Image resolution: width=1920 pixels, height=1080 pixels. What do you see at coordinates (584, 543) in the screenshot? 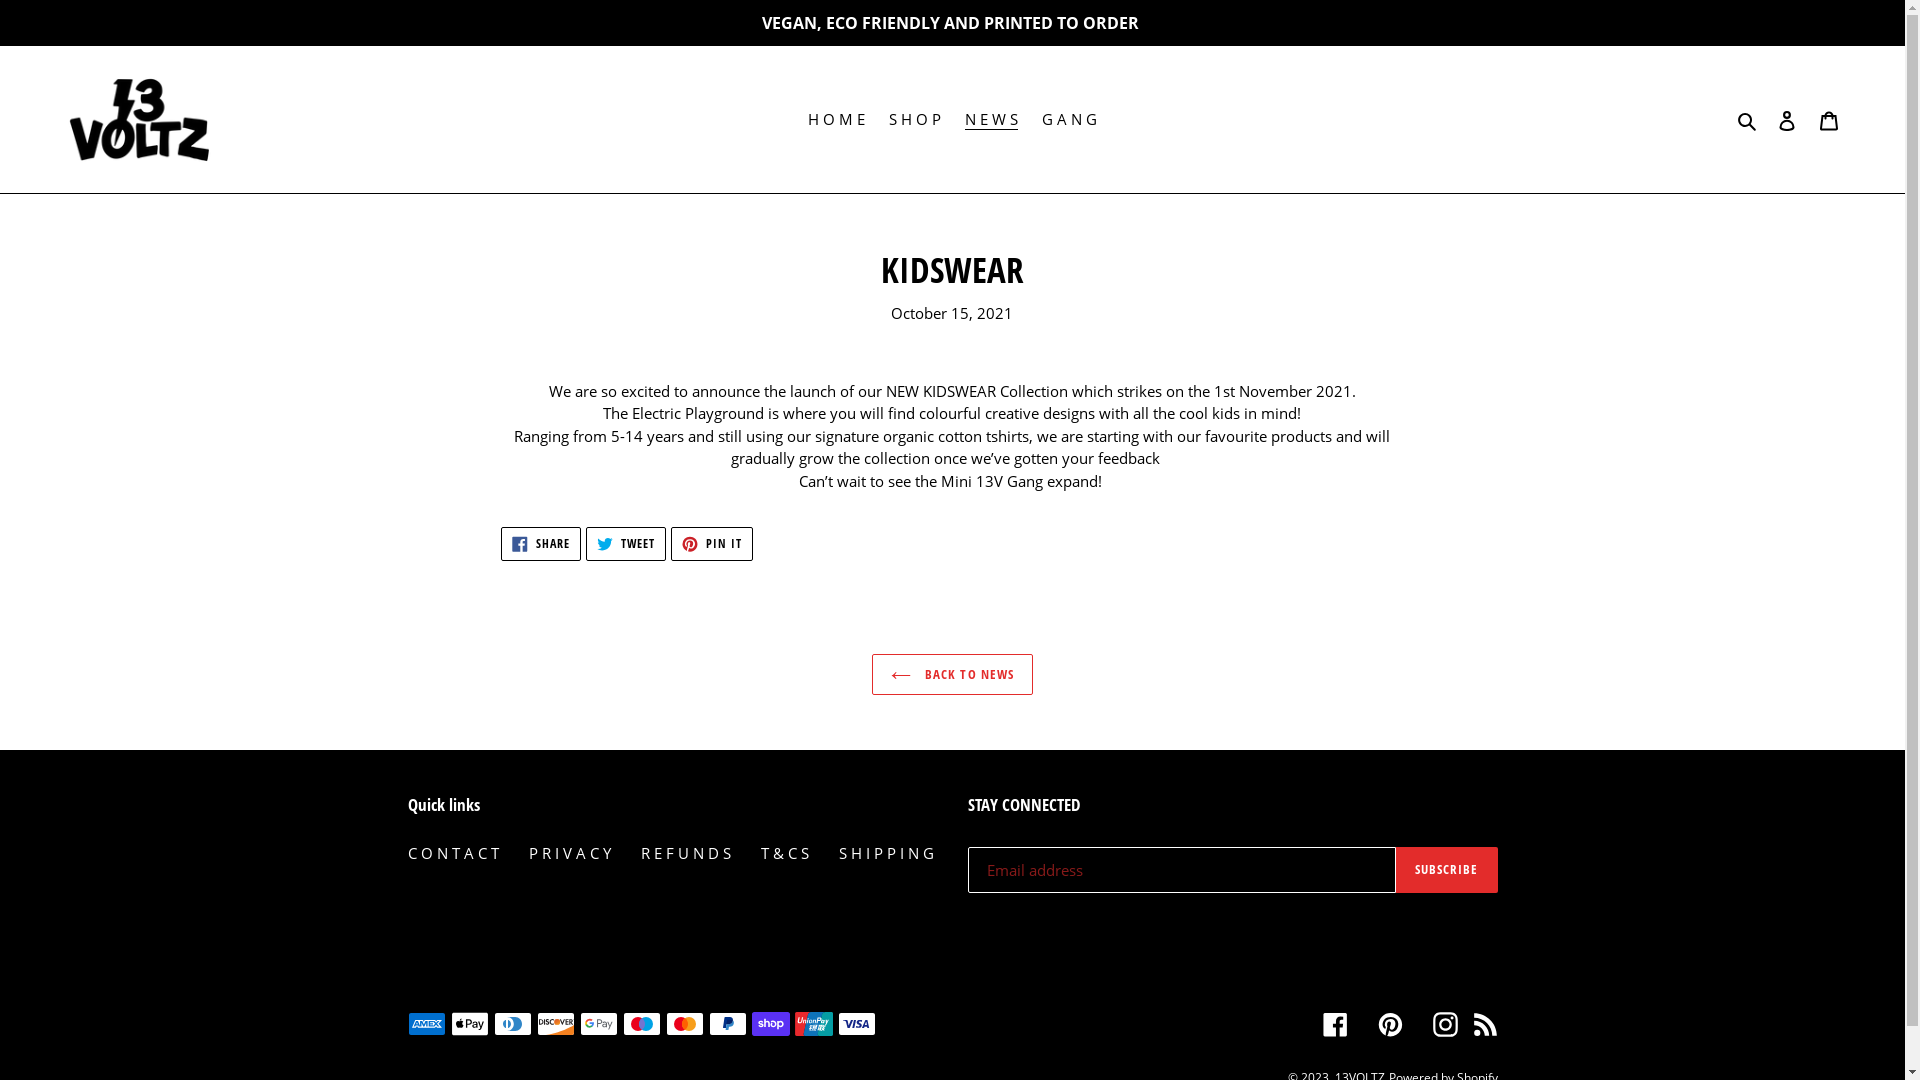
I see `'TWEET` at bounding box center [584, 543].